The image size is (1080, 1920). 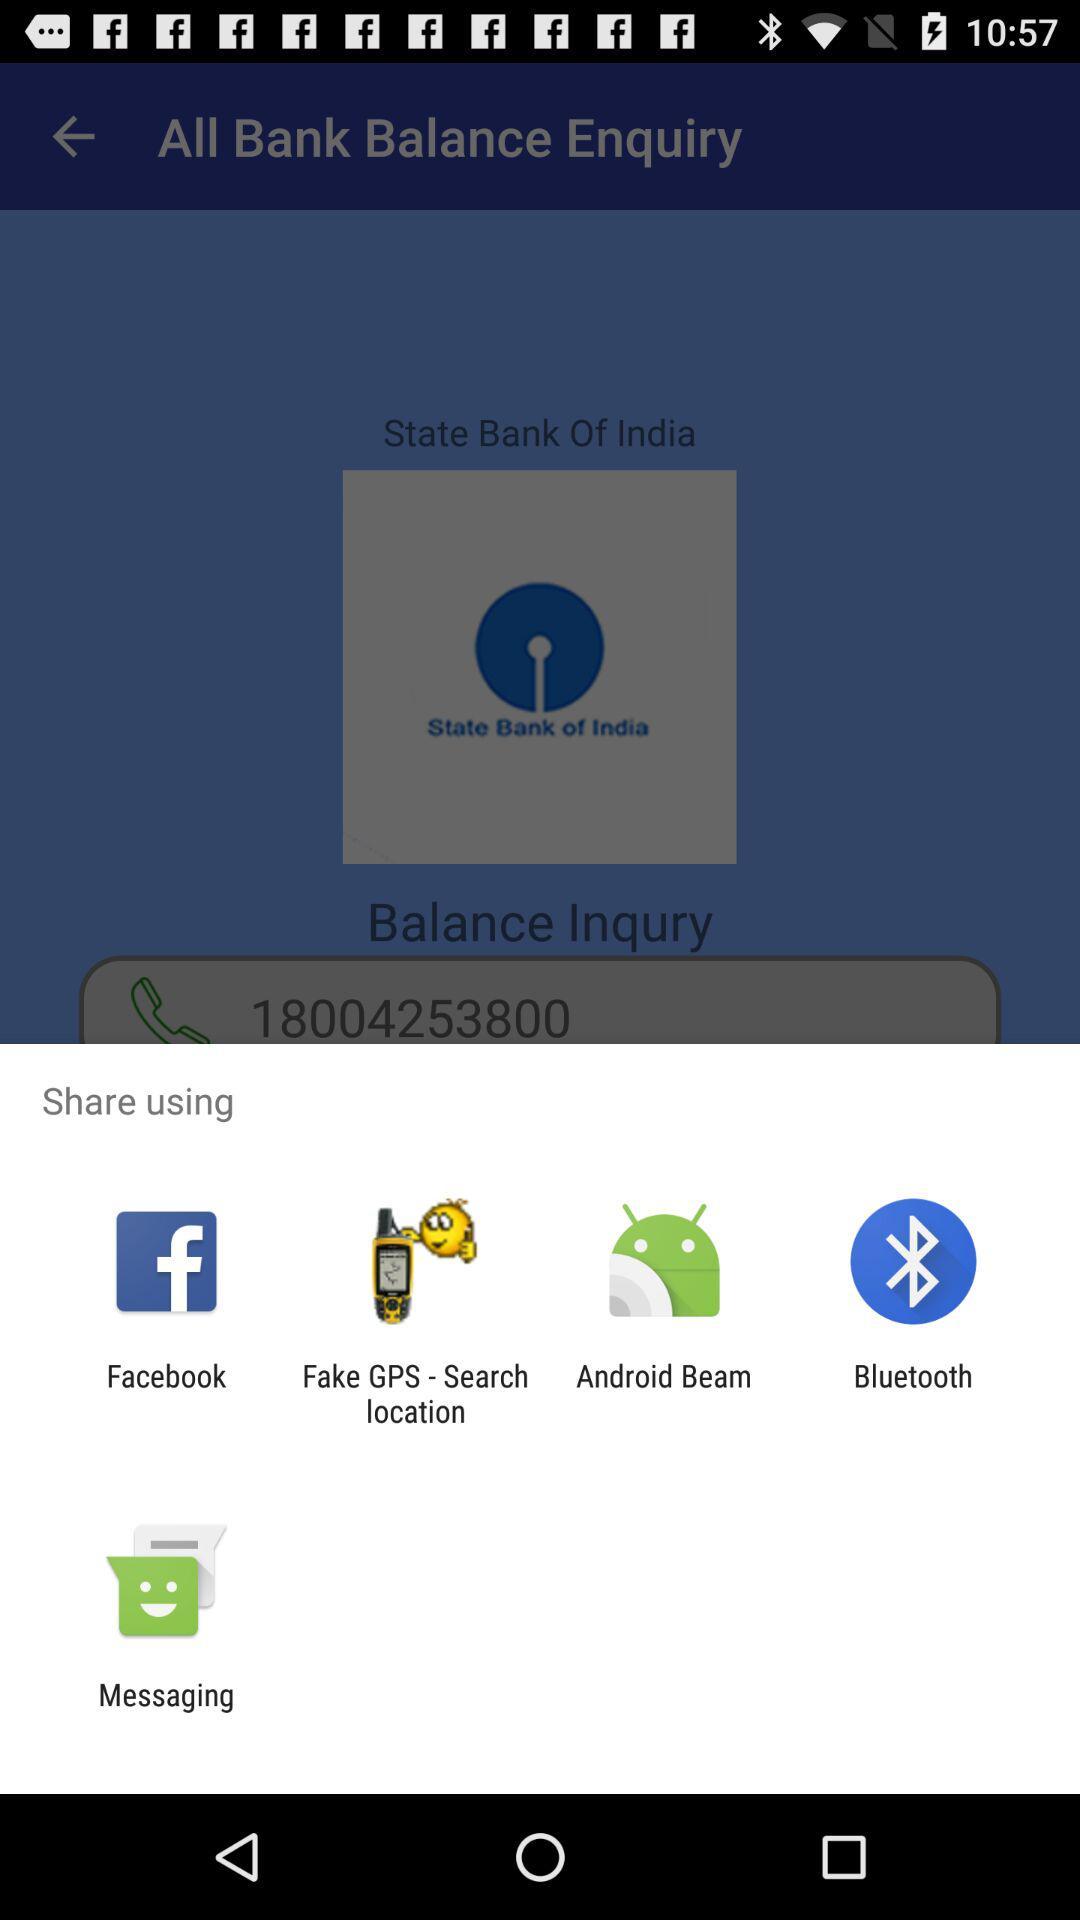 I want to click on app to the left of the bluetooth icon, so click(x=664, y=1392).